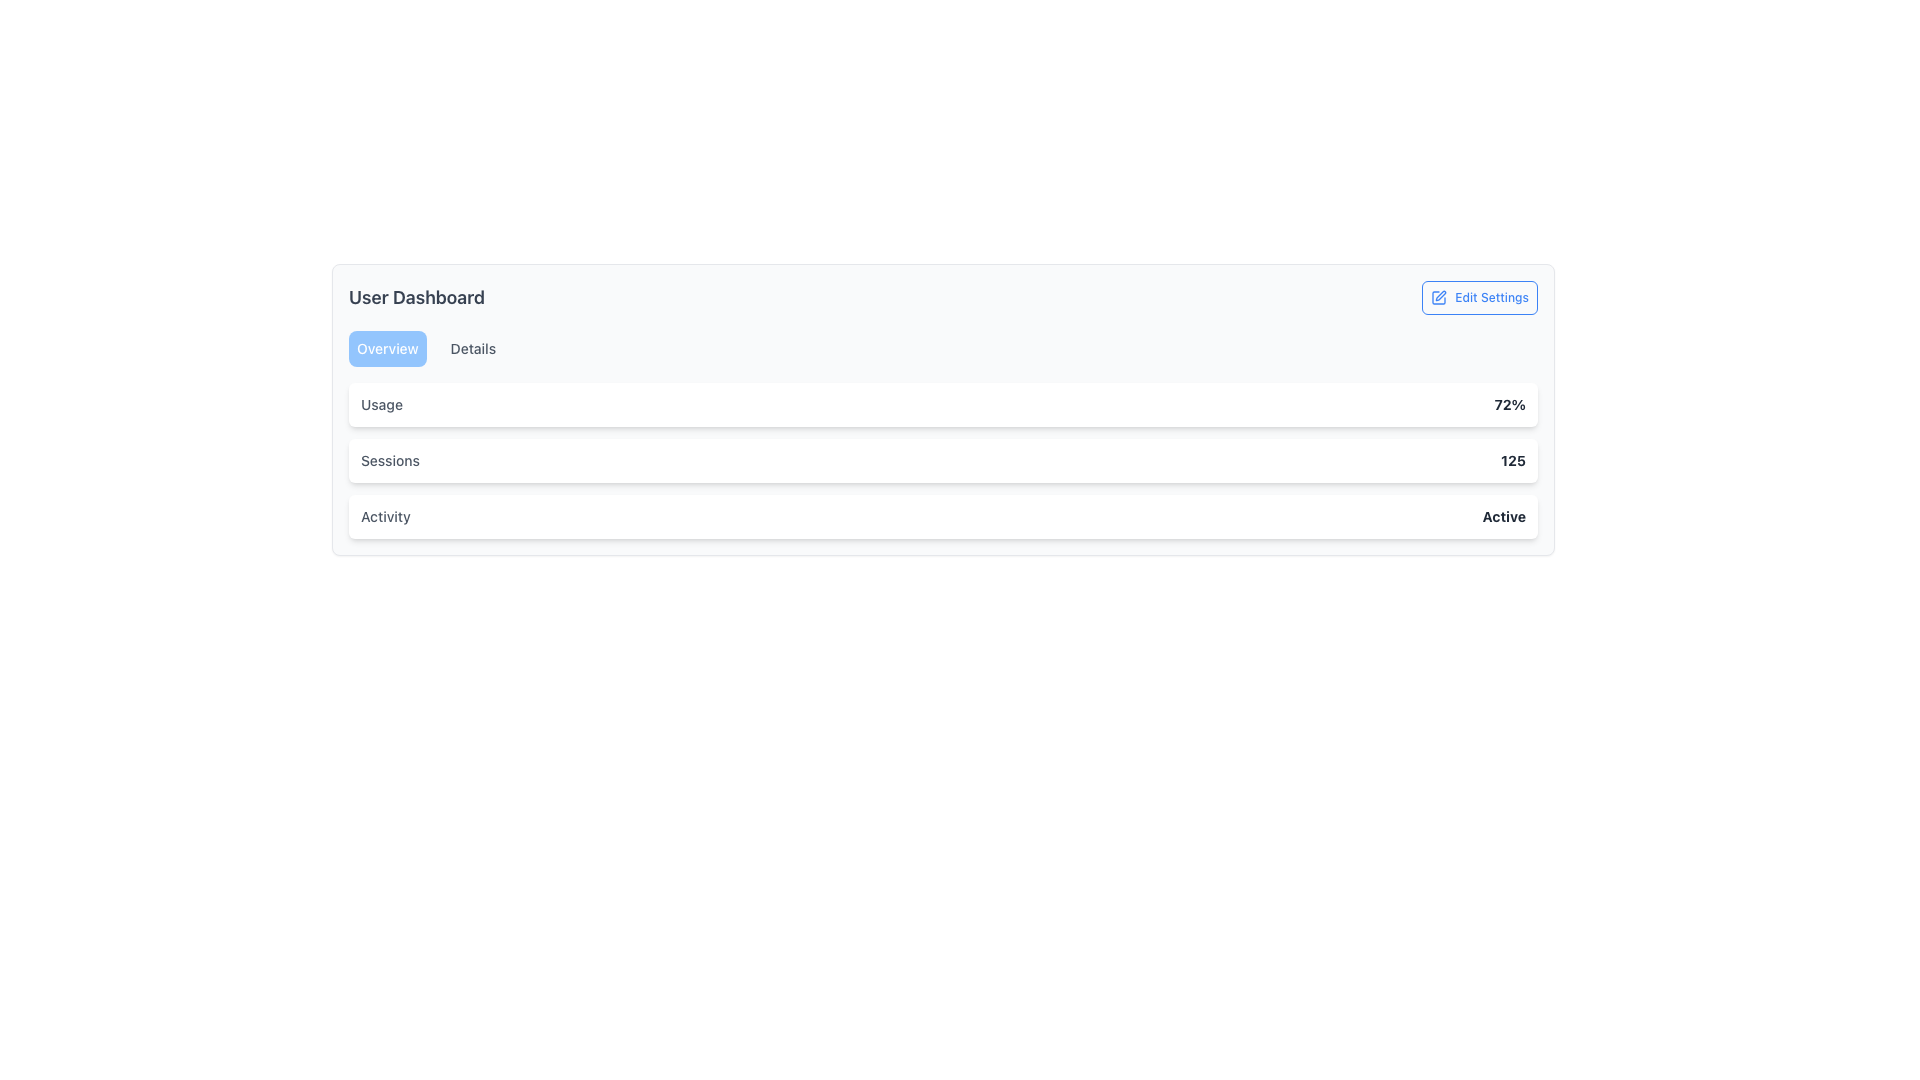  I want to click on the 'Overview' navigation button located at the top-left of the content section, so click(387, 347).